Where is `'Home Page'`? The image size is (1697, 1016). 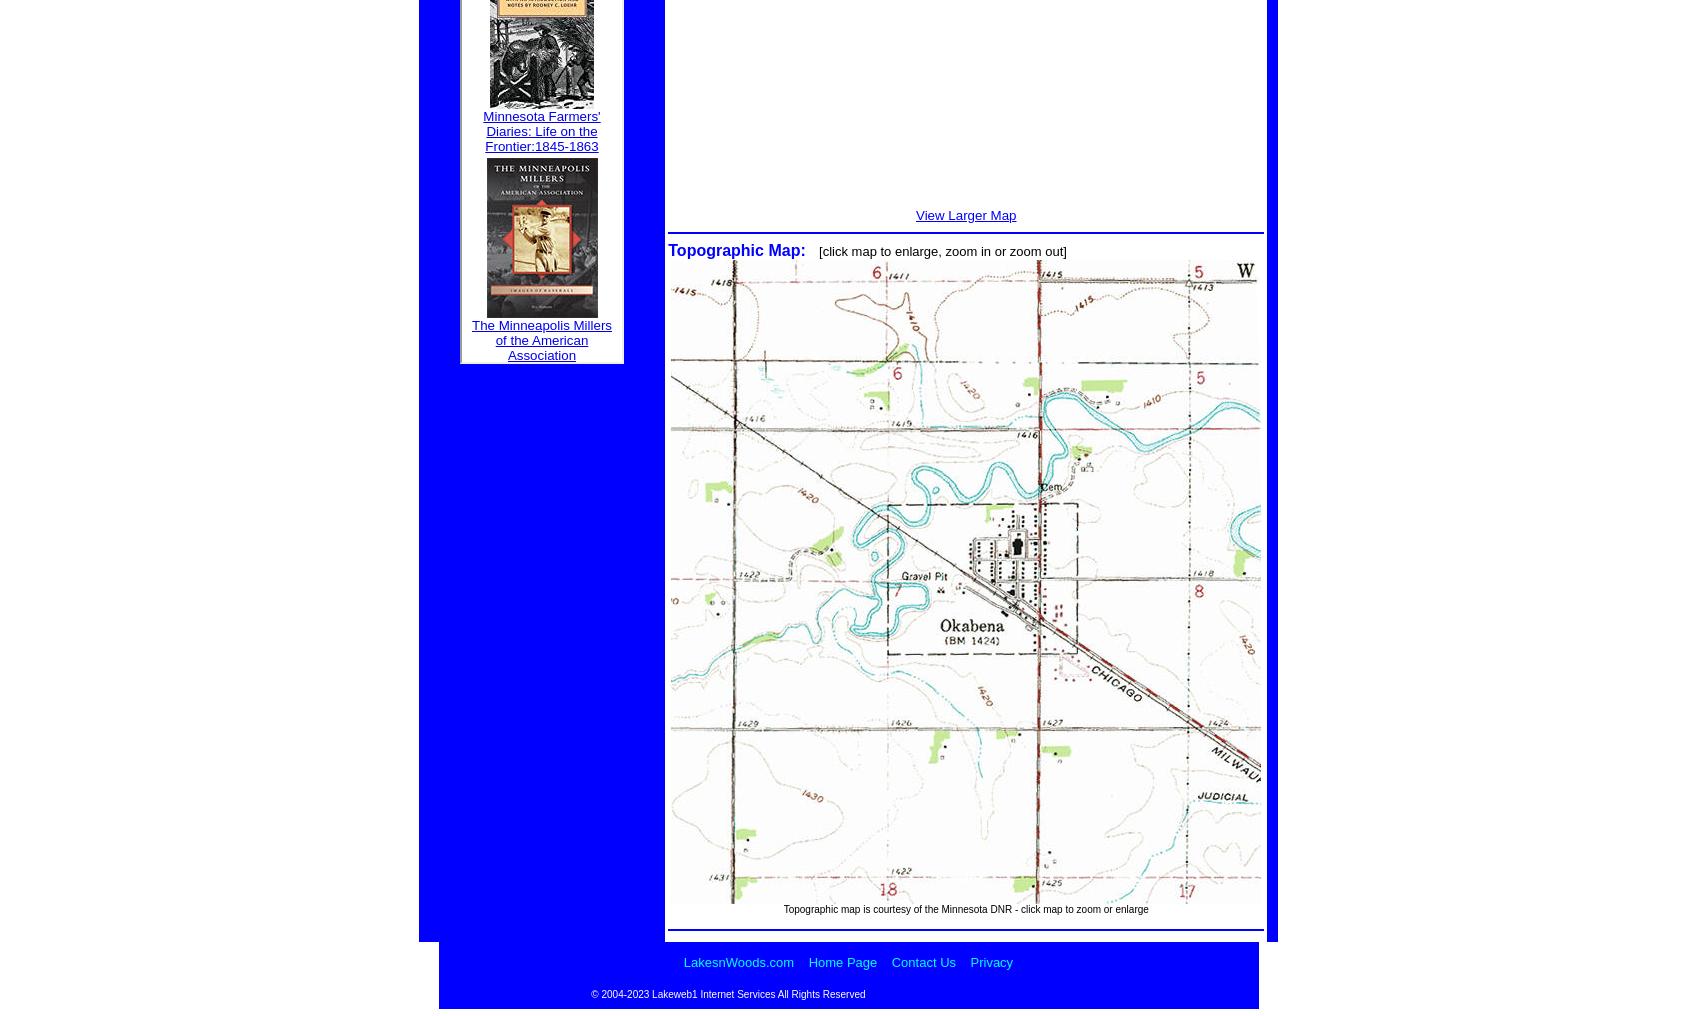
'Home Page' is located at coordinates (807, 962).